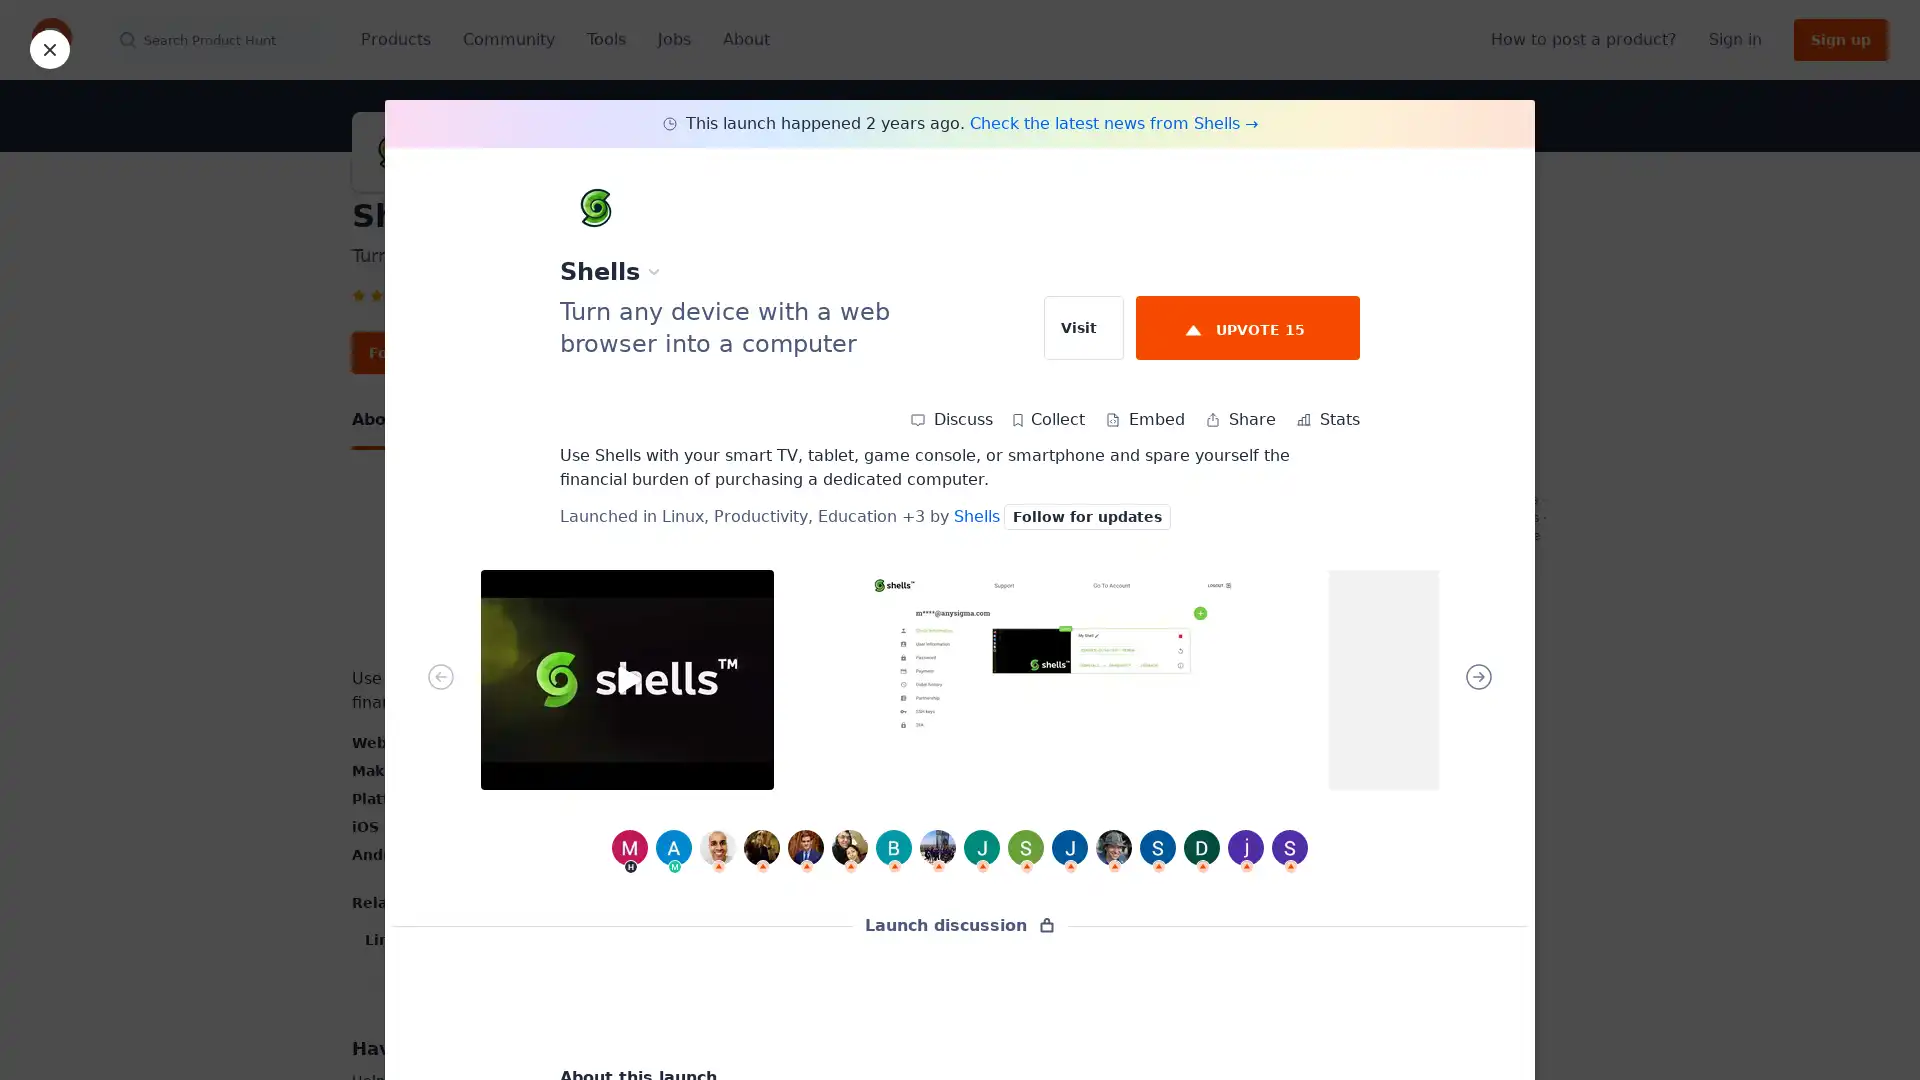 The image size is (1920, 1080). What do you see at coordinates (1869, 1029) in the screenshot?
I see `Open Intercom Messenger` at bounding box center [1869, 1029].